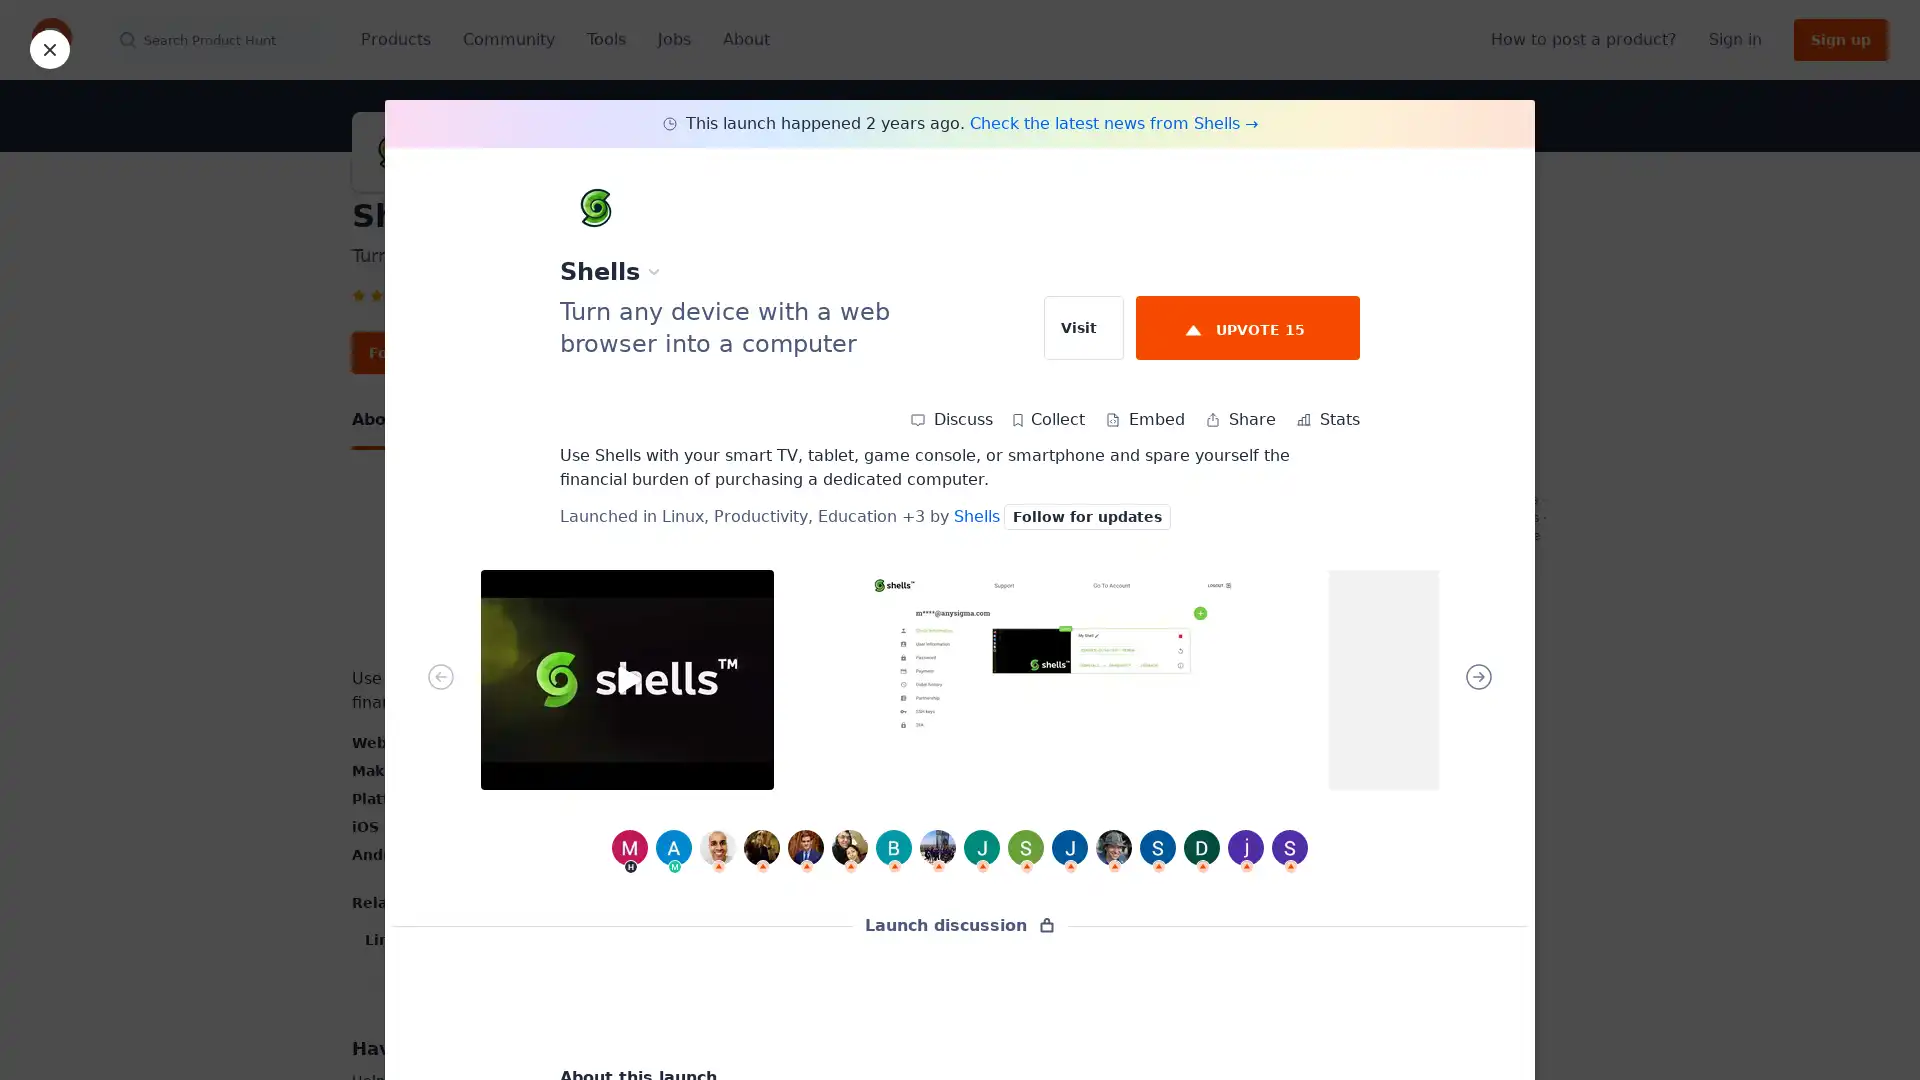 The image size is (1920, 1080). What do you see at coordinates (1869, 1029) in the screenshot?
I see `Open Intercom Messenger` at bounding box center [1869, 1029].